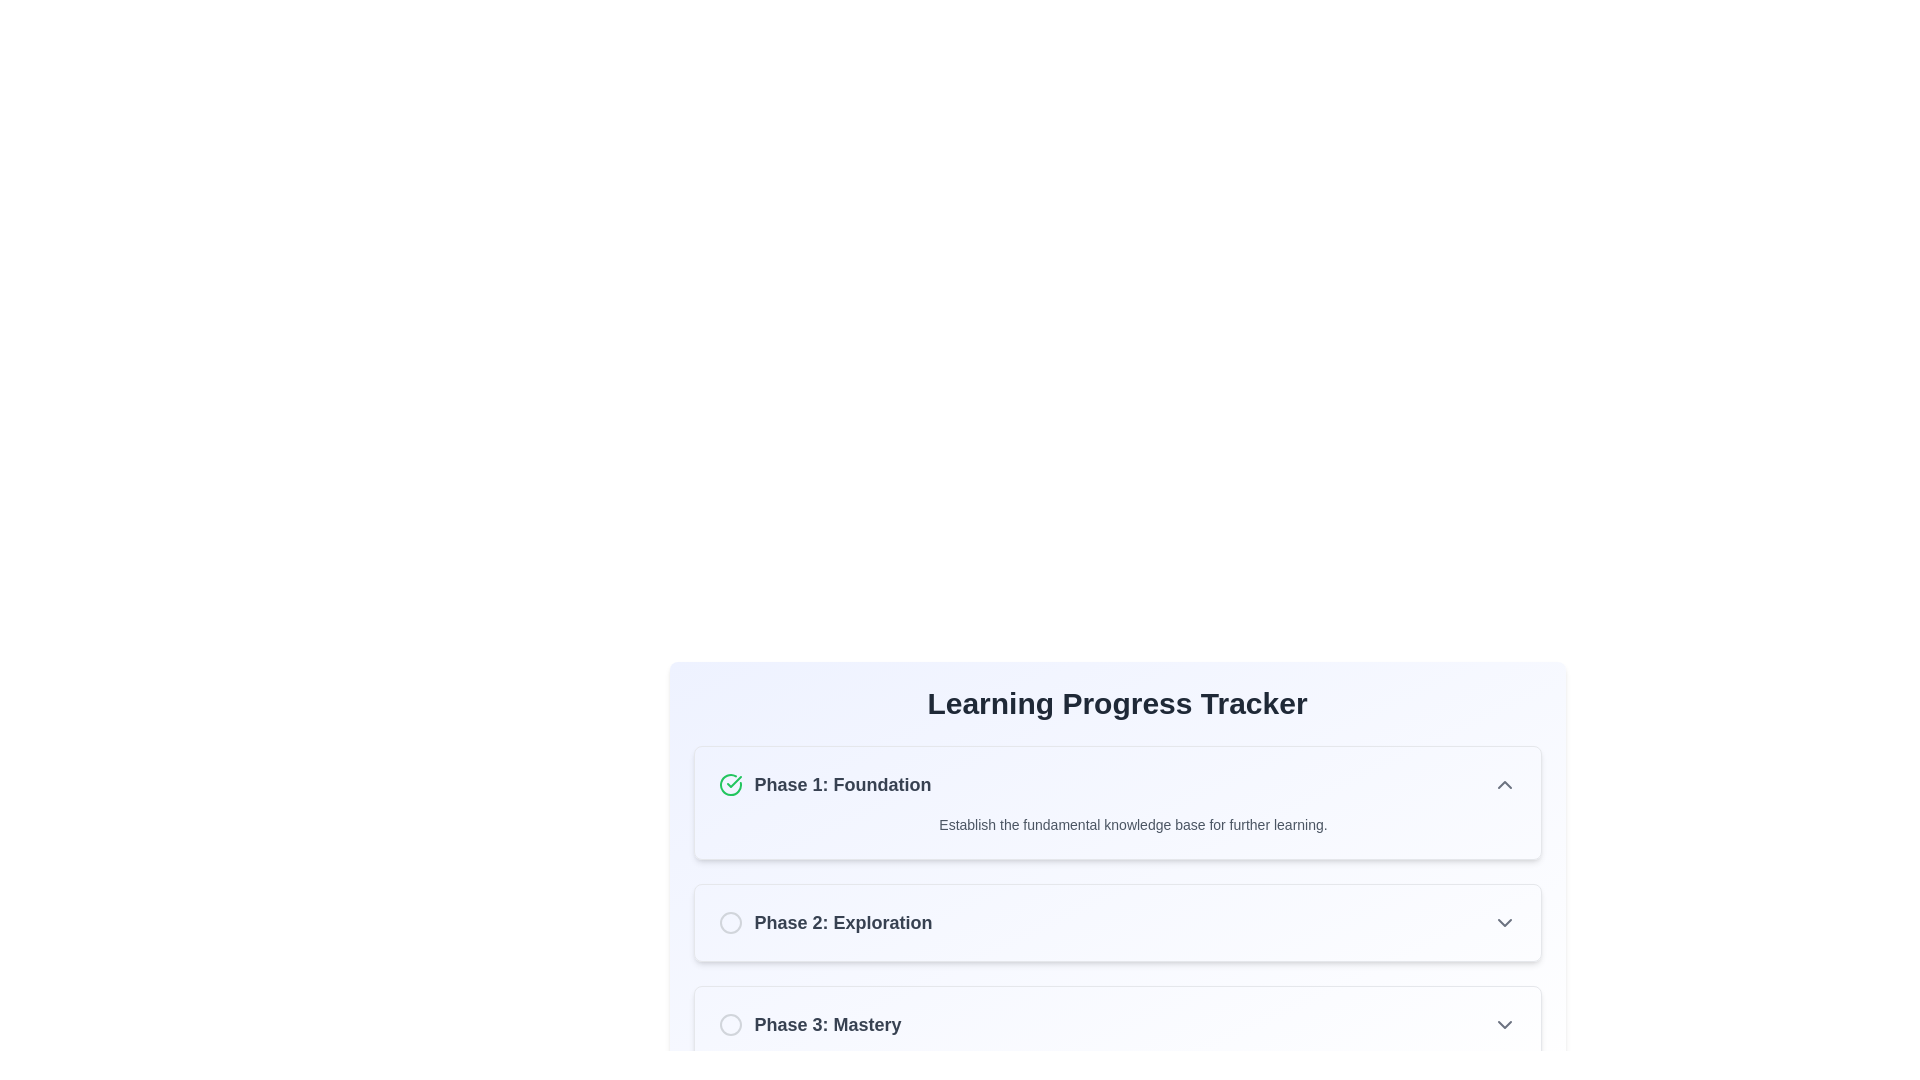  What do you see at coordinates (1116, 825) in the screenshot?
I see `the descriptive text block providing additional information for the 'Phase 1: Foundation' section in the Learning Progress Tracker interface` at bounding box center [1116, 825].